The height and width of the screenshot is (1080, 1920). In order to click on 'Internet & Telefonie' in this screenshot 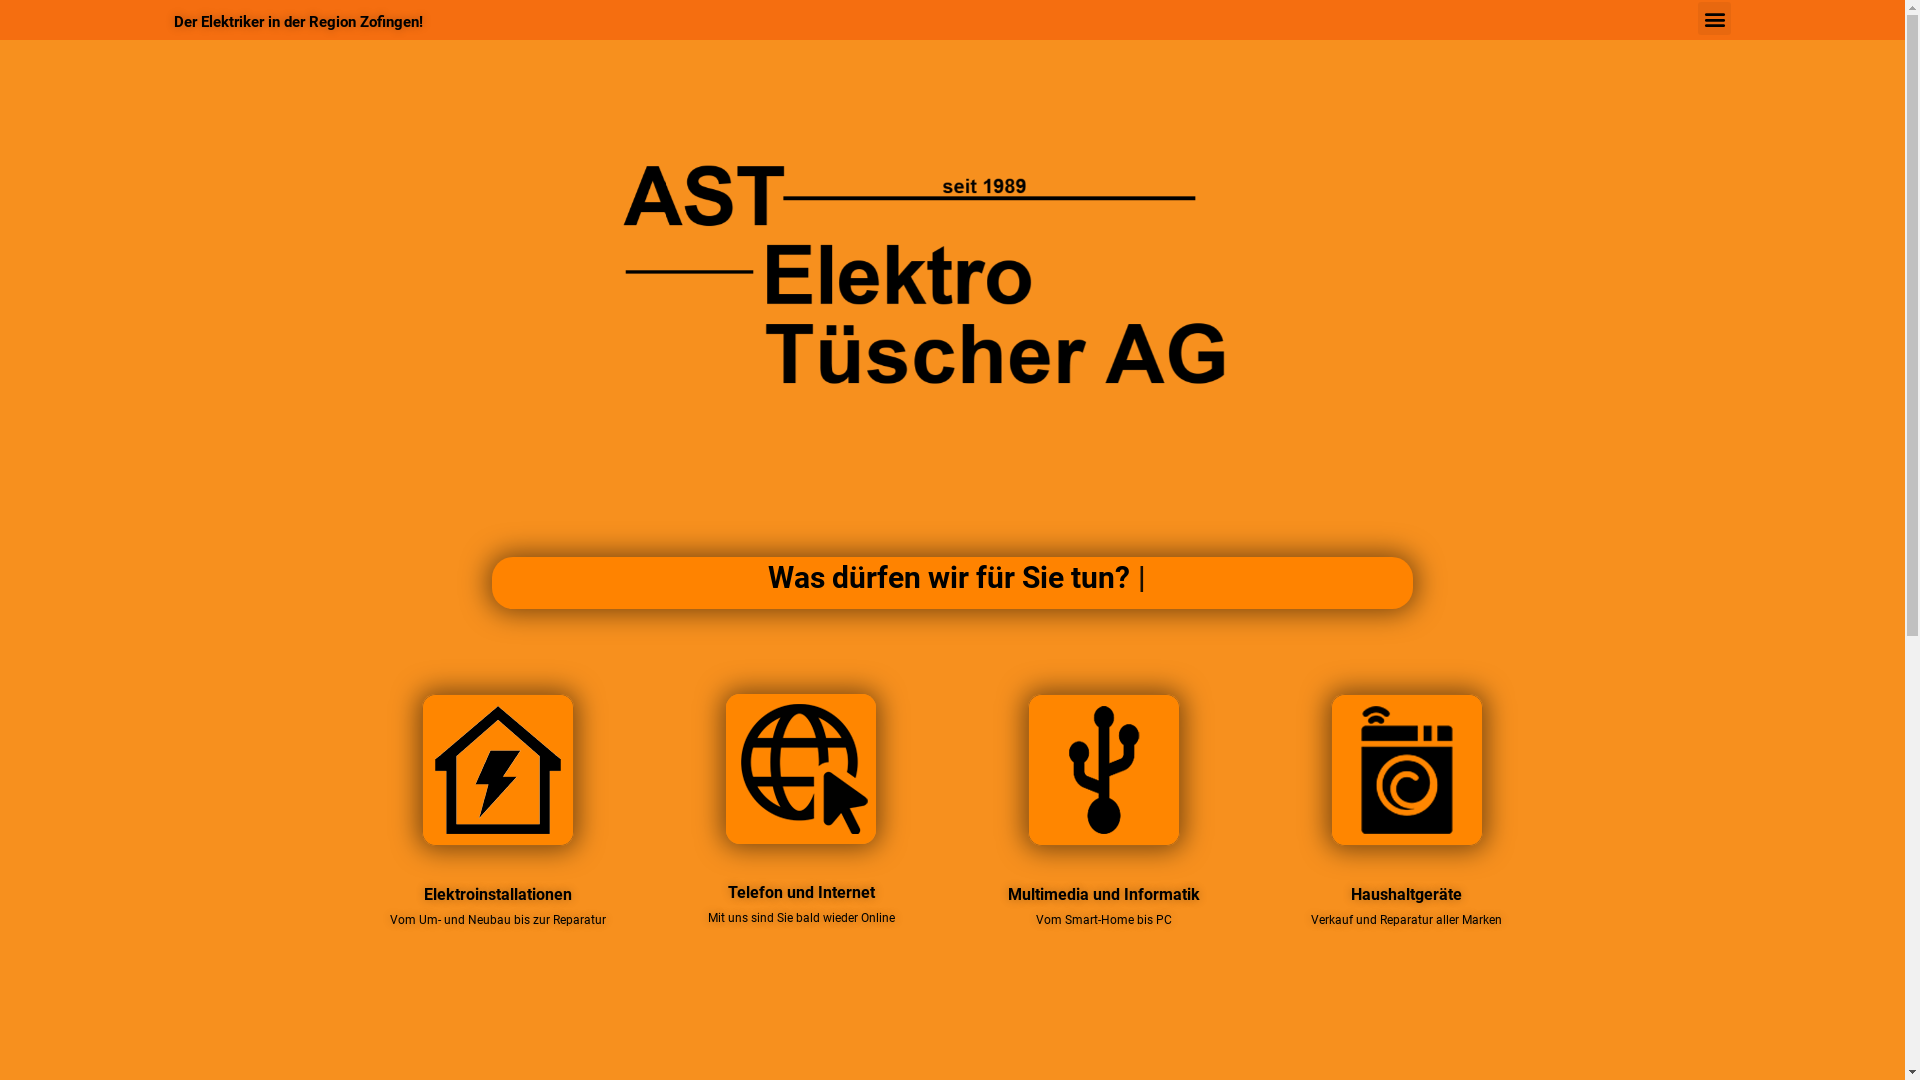, I will do `click(724, 767)`.